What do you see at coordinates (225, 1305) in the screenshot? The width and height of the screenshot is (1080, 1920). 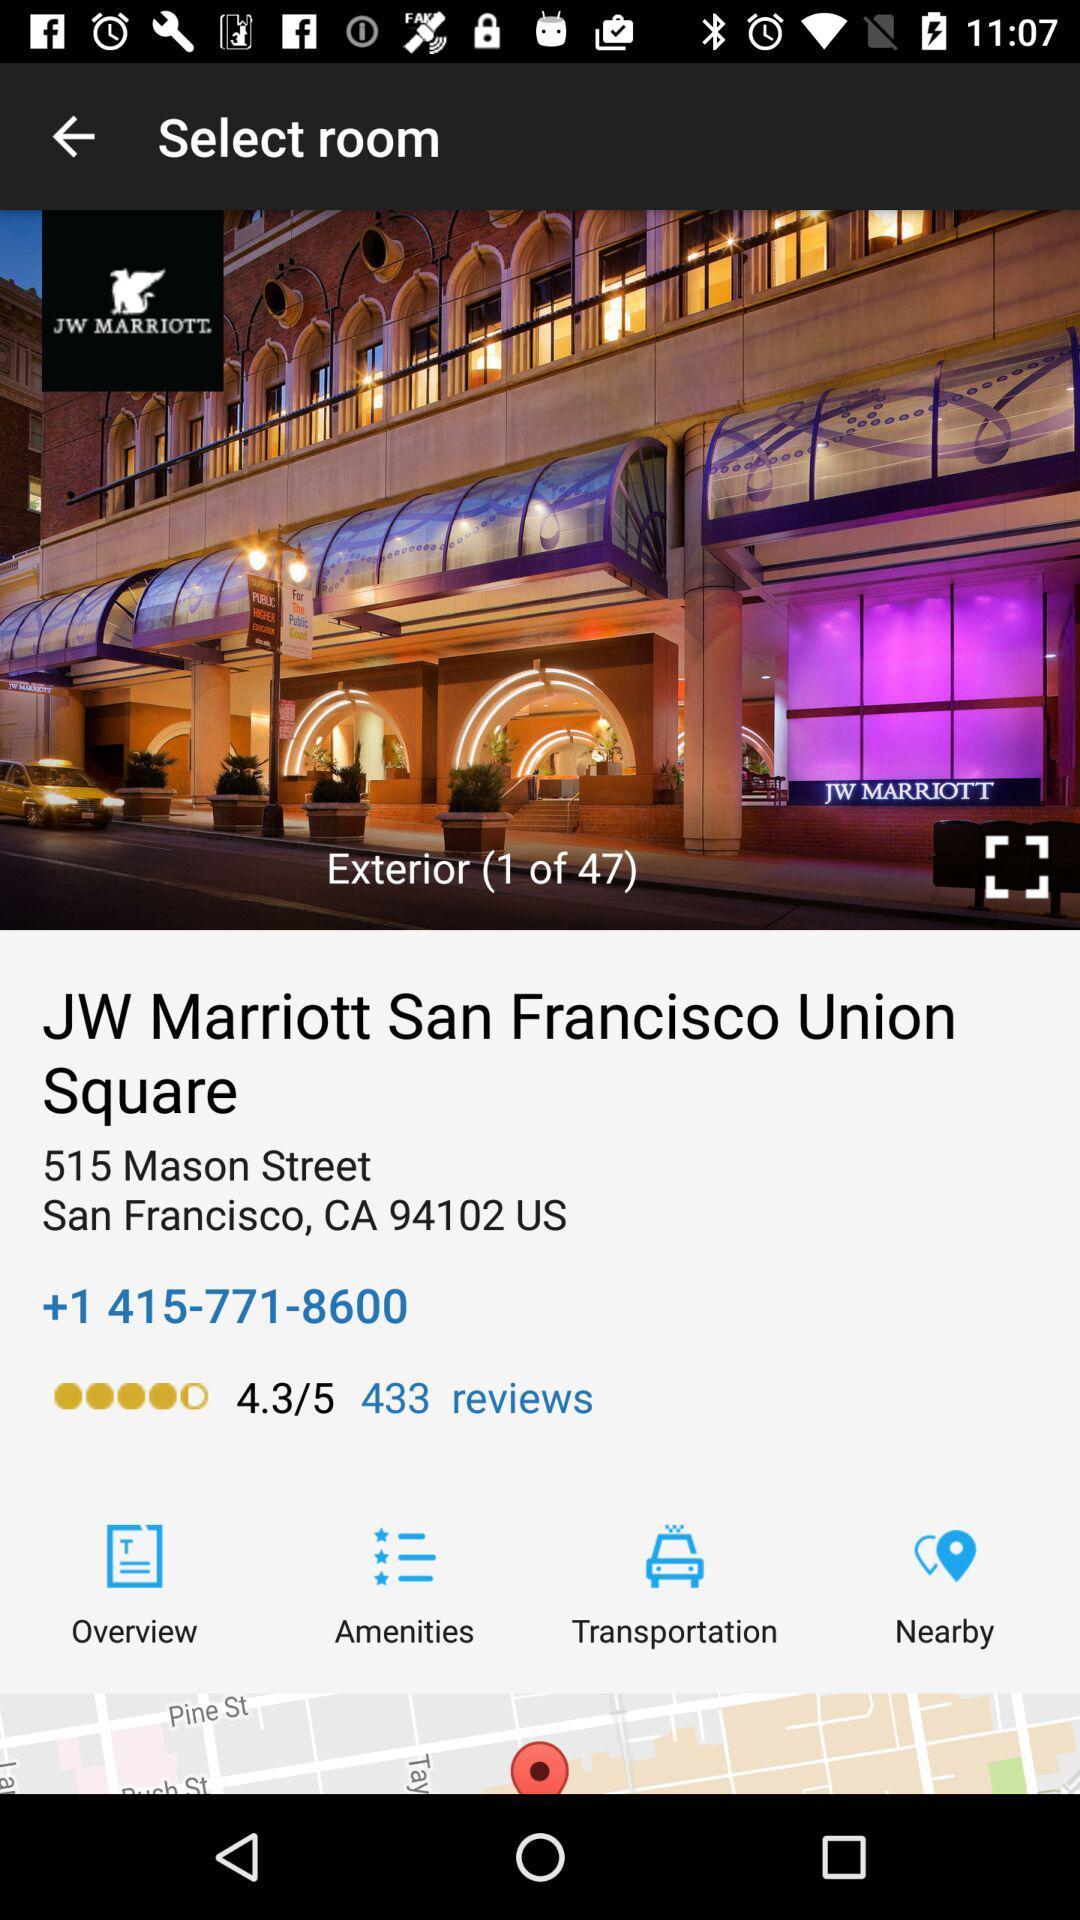 I see `icon below the 515 mason street icon` at bounding box center [225, 1305].